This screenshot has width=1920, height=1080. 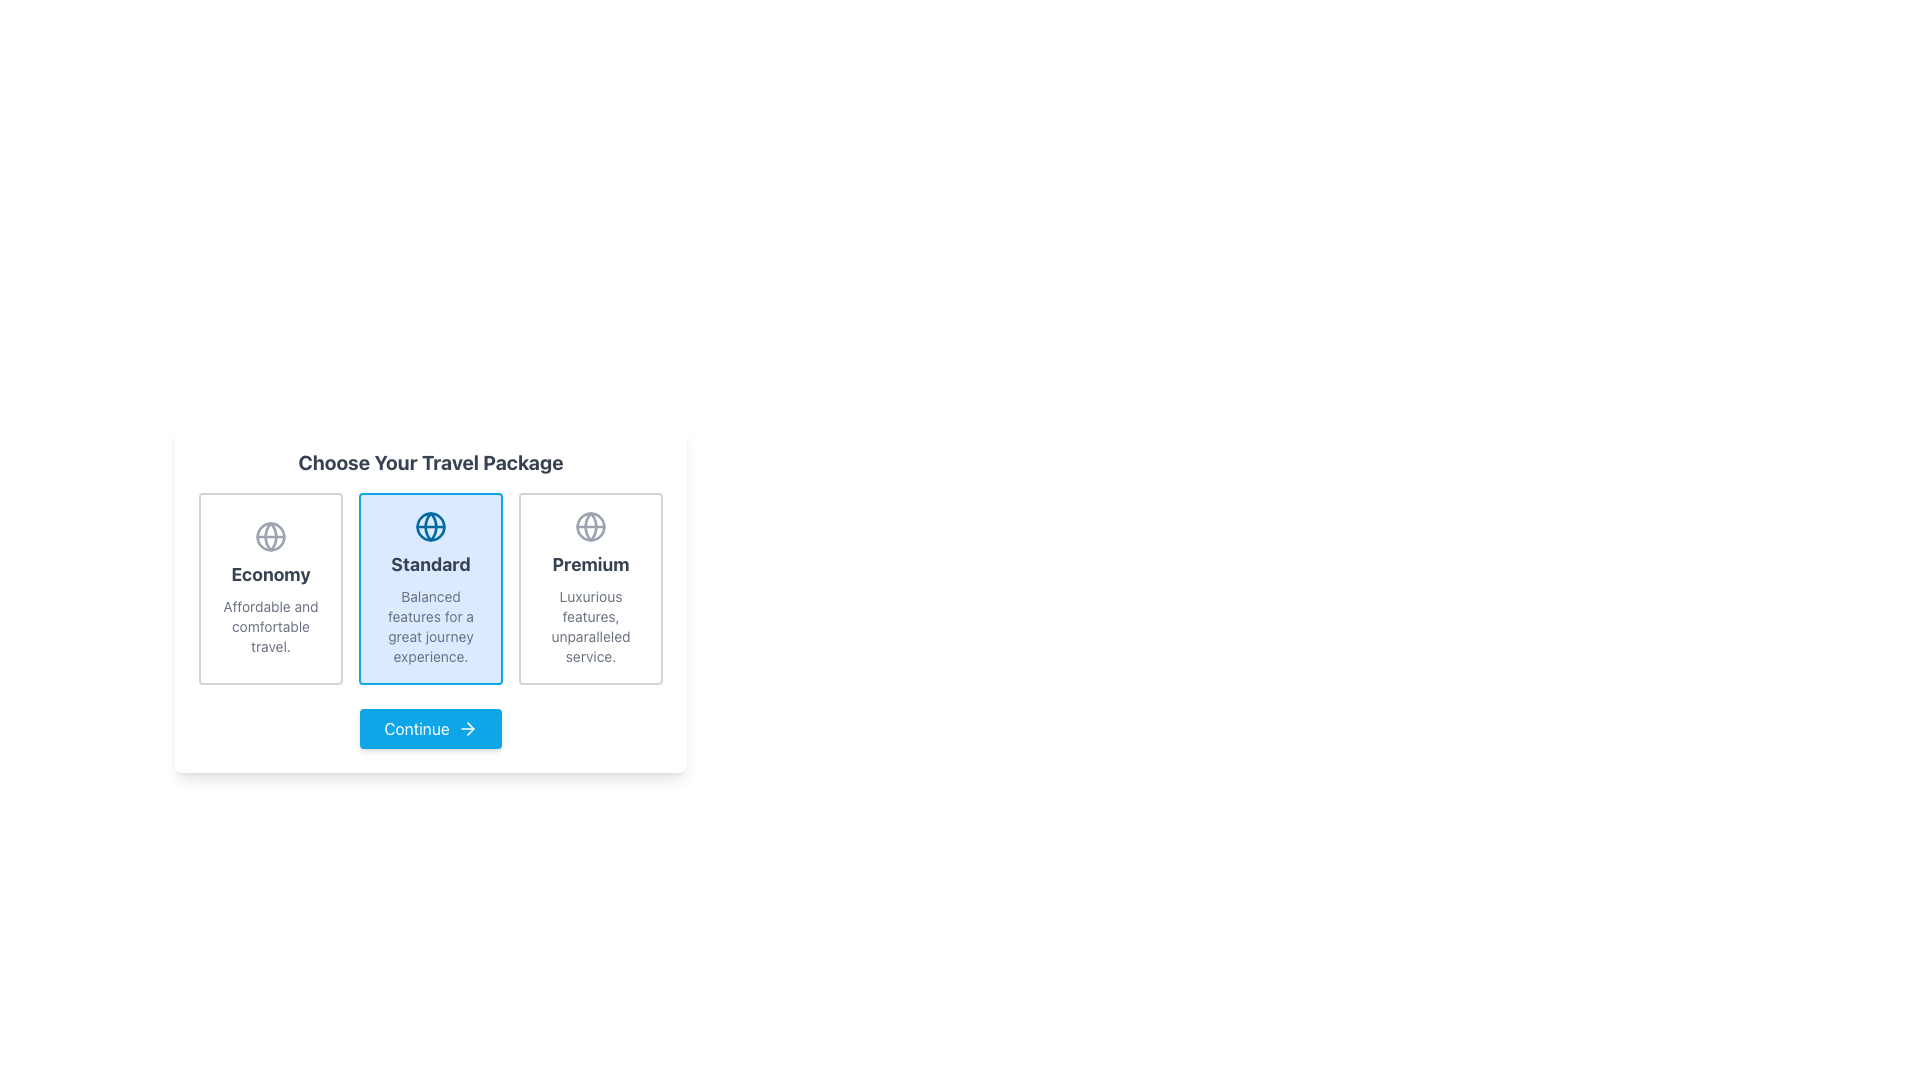 I want to click on the global connectivity icon located centrally in the 'Standard' choice card via keyboard navigation, so click(x=589, y=526).